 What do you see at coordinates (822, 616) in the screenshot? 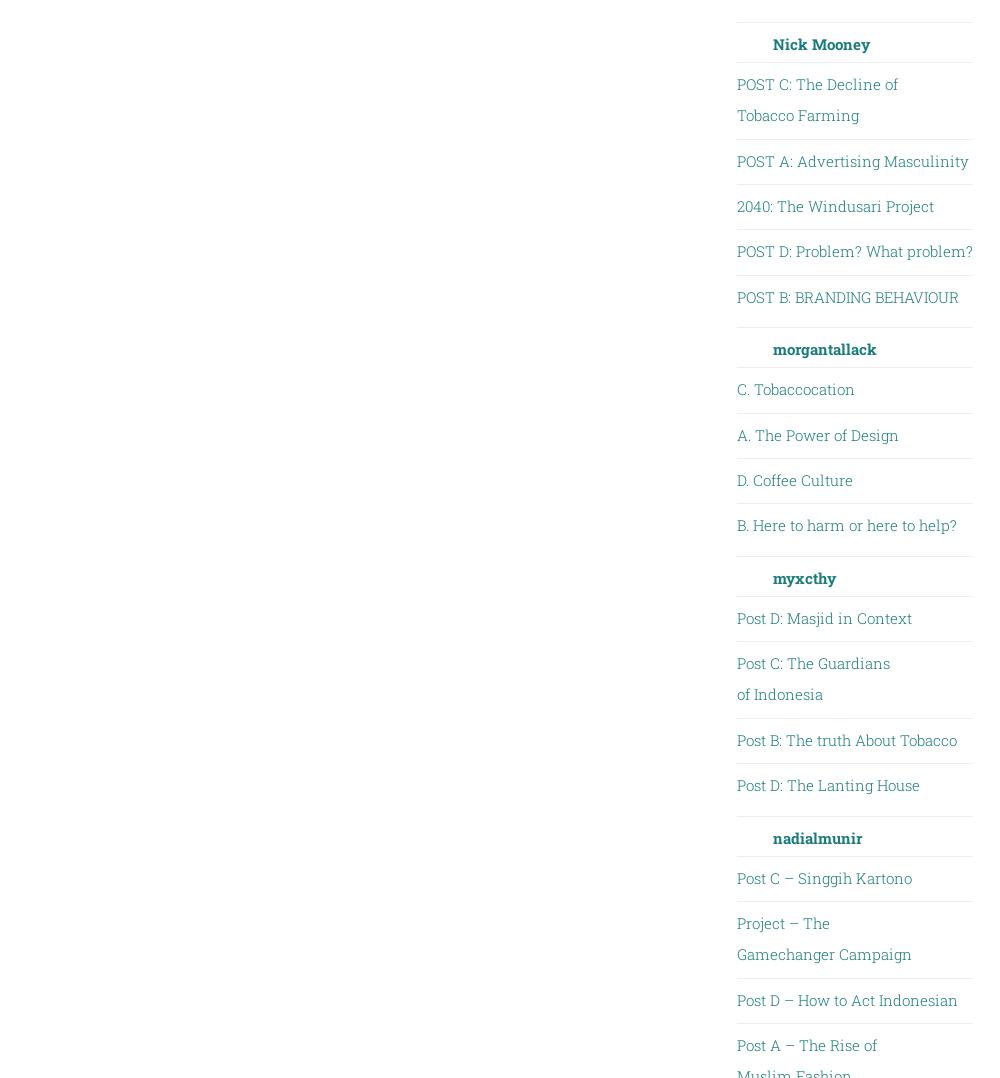
I see `'Post D: Masjid in Context'` at bounding box center [822, 616].